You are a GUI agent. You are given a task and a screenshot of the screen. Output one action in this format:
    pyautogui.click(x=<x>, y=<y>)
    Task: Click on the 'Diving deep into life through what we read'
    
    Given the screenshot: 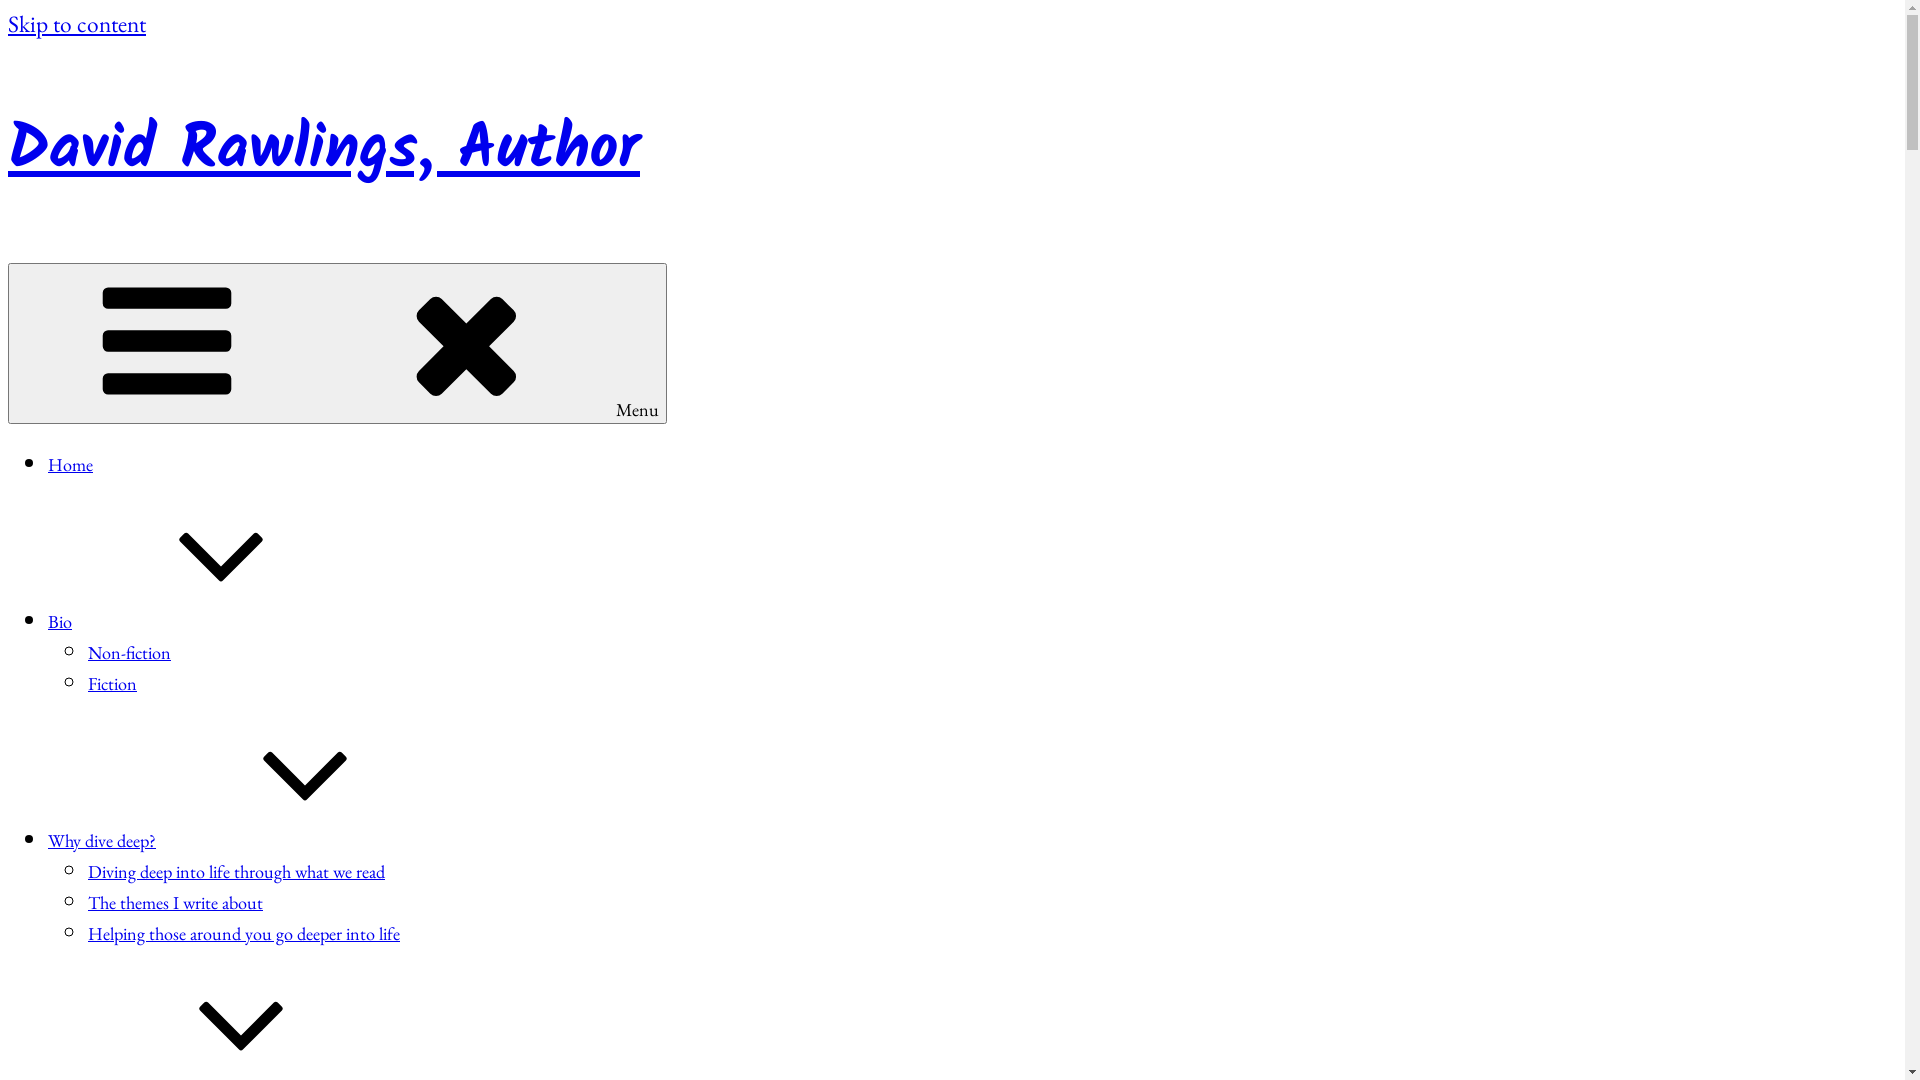 What is the action you would take?
    pyautogui.click(x=236, y=870)
    